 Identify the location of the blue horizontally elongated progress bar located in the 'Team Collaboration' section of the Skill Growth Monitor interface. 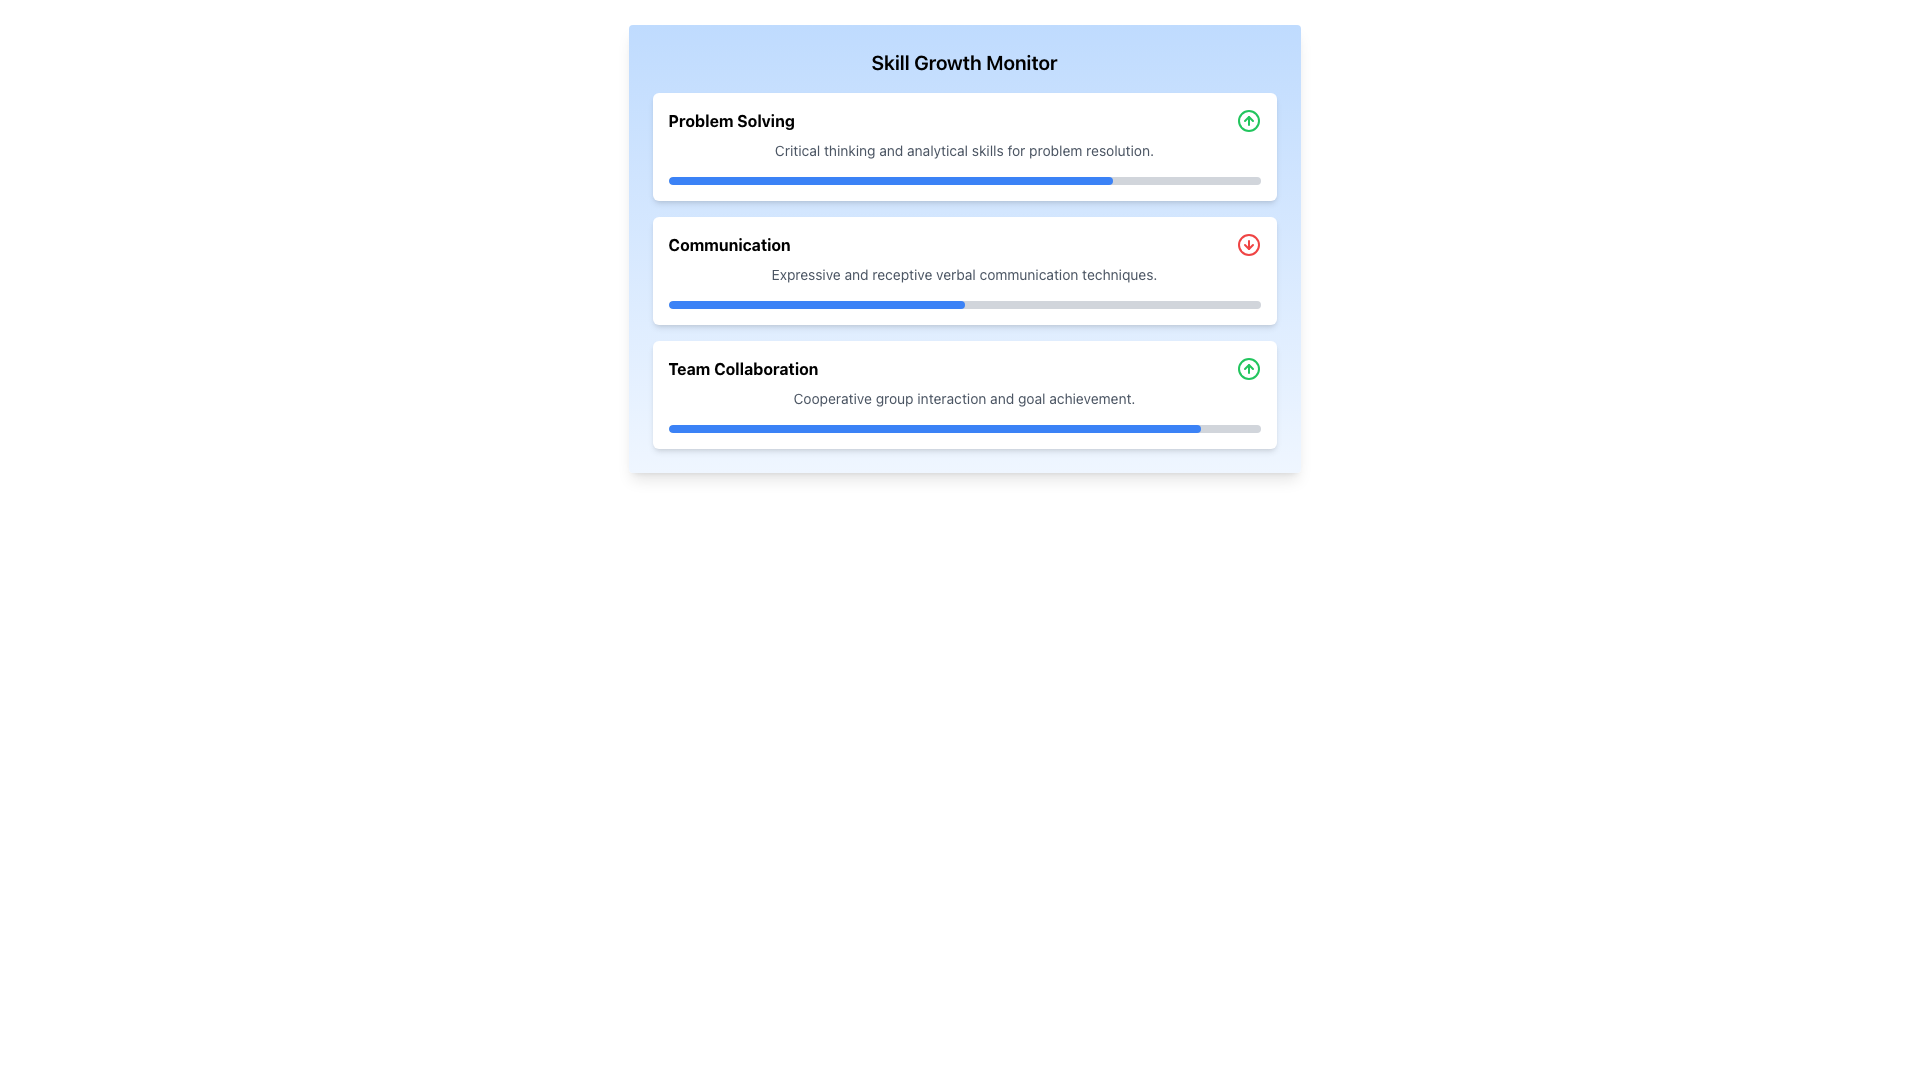
(933, 427).